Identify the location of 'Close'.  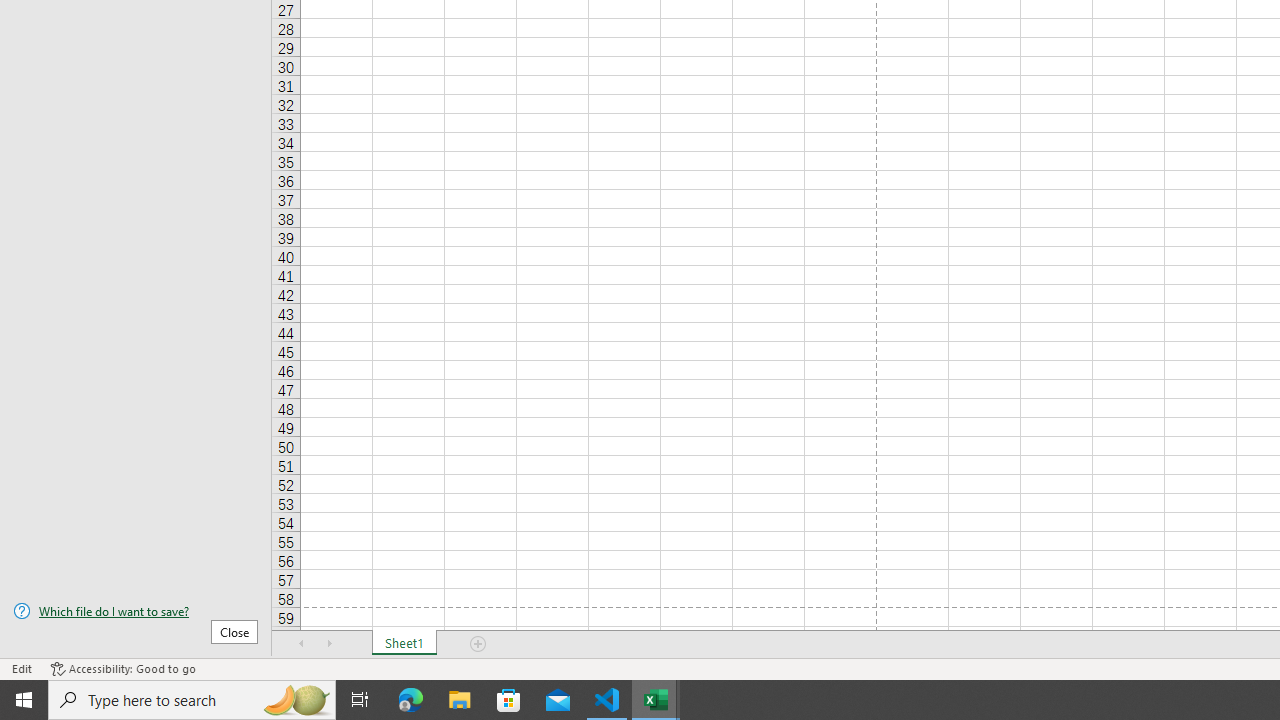
(234, 631).